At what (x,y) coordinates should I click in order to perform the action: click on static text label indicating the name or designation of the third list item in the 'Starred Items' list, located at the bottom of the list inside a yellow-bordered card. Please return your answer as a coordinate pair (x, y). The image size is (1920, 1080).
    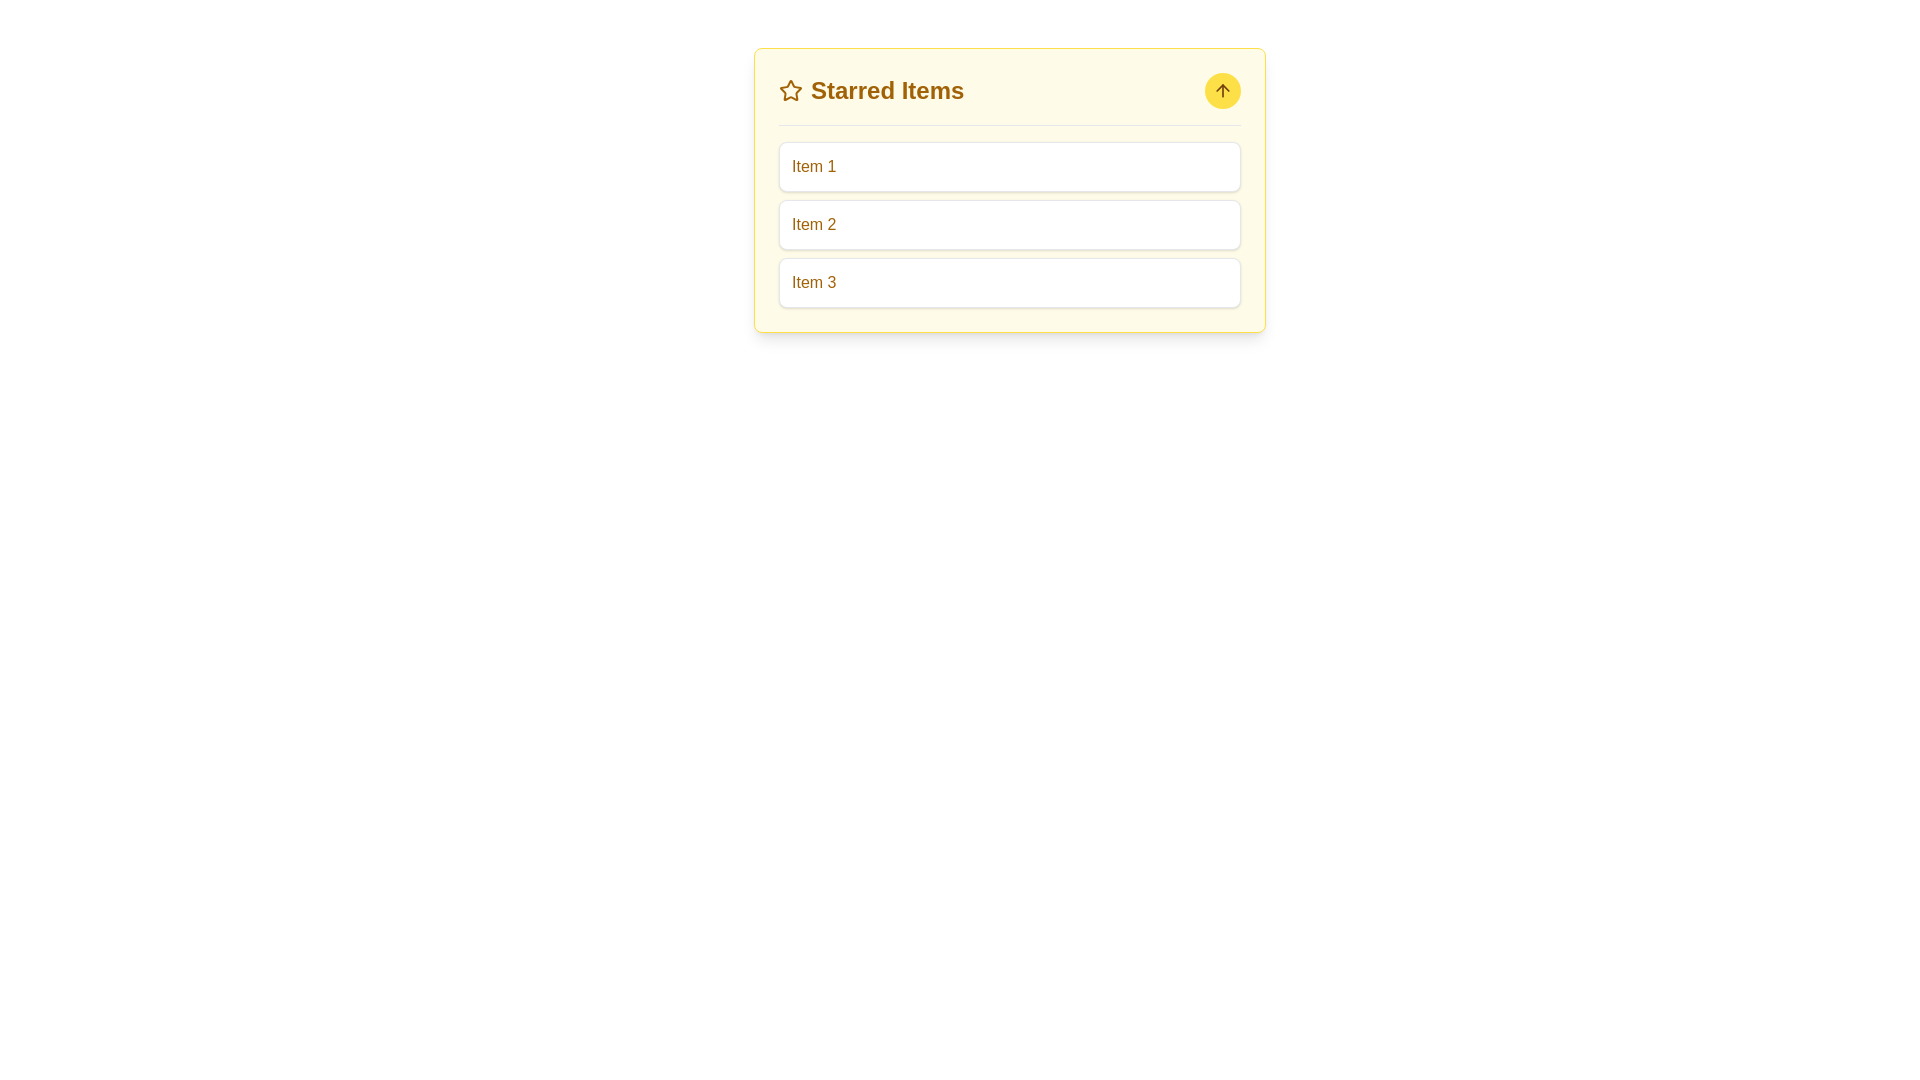
    Looking at the image, I should click on (814, 282).